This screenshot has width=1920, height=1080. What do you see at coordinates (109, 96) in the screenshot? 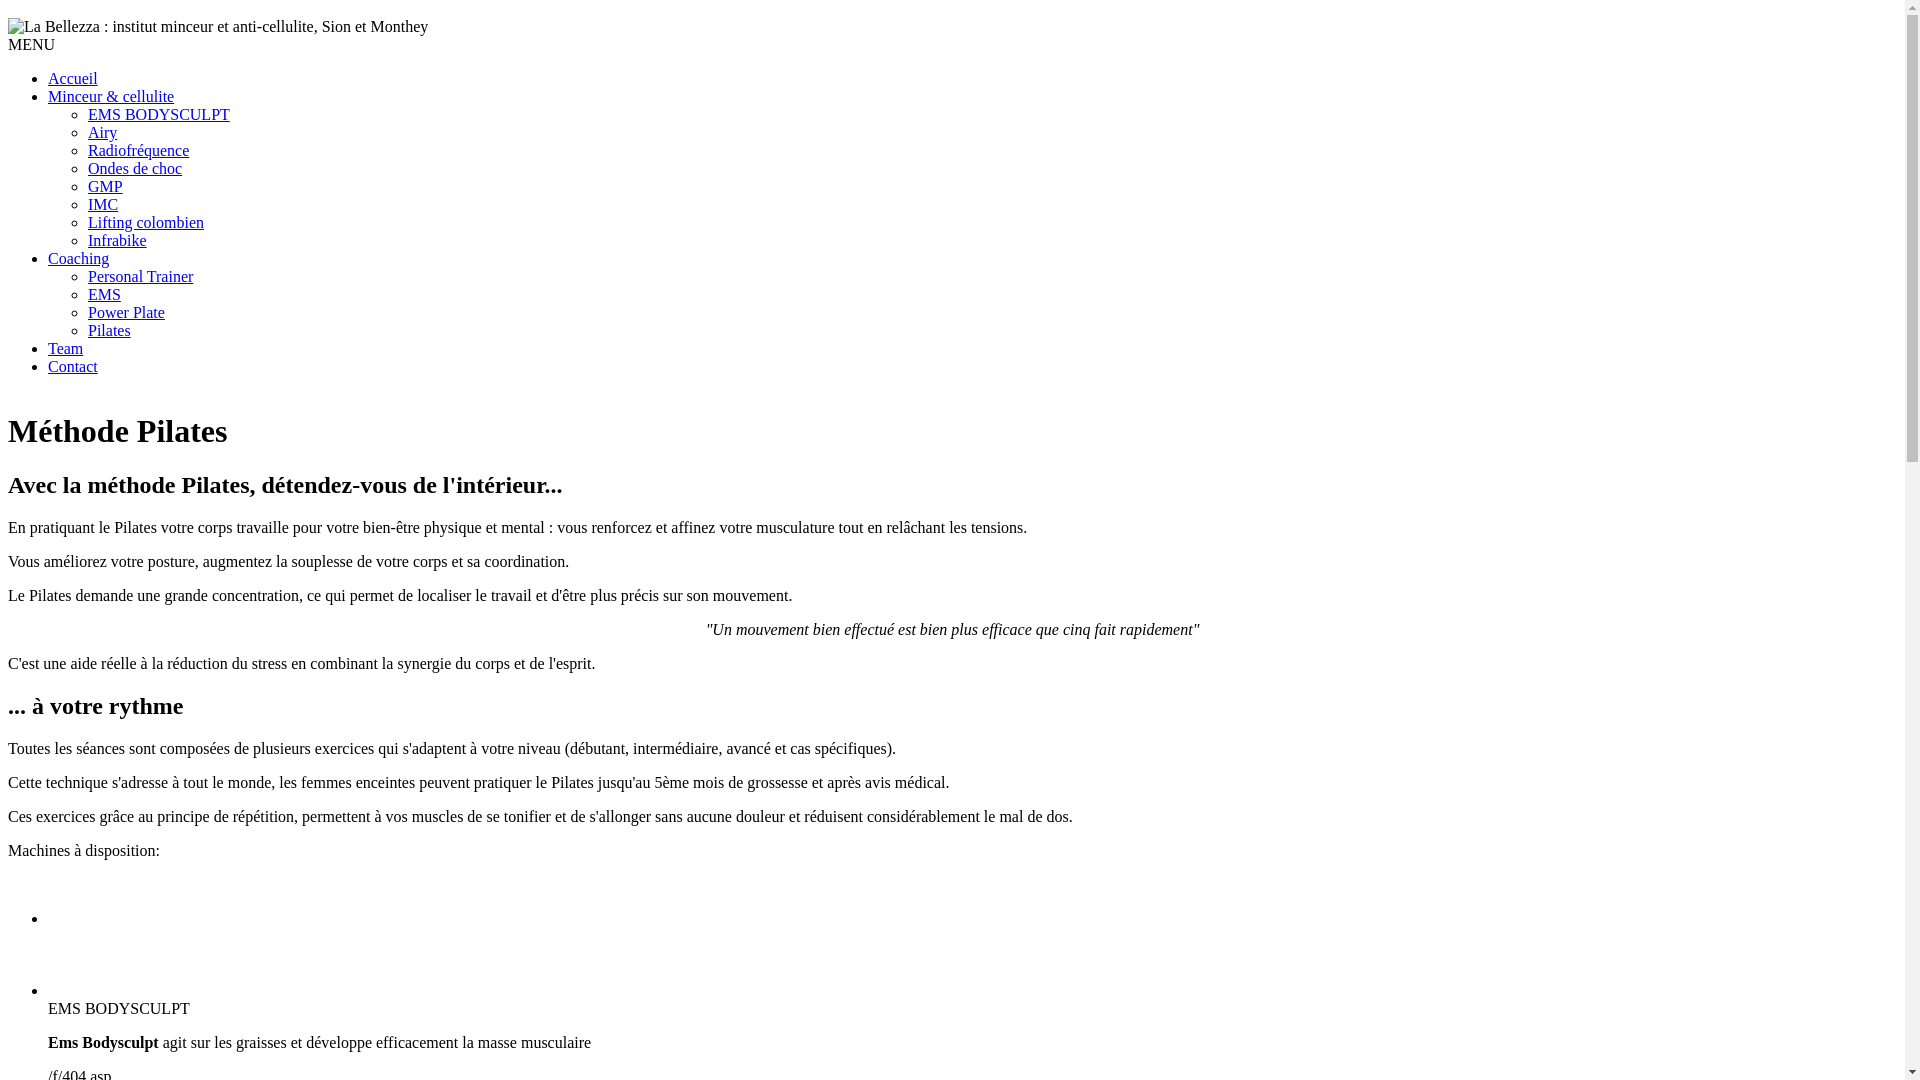
I see `'Minceur & cellulite'` at bounding box center [109, 96].